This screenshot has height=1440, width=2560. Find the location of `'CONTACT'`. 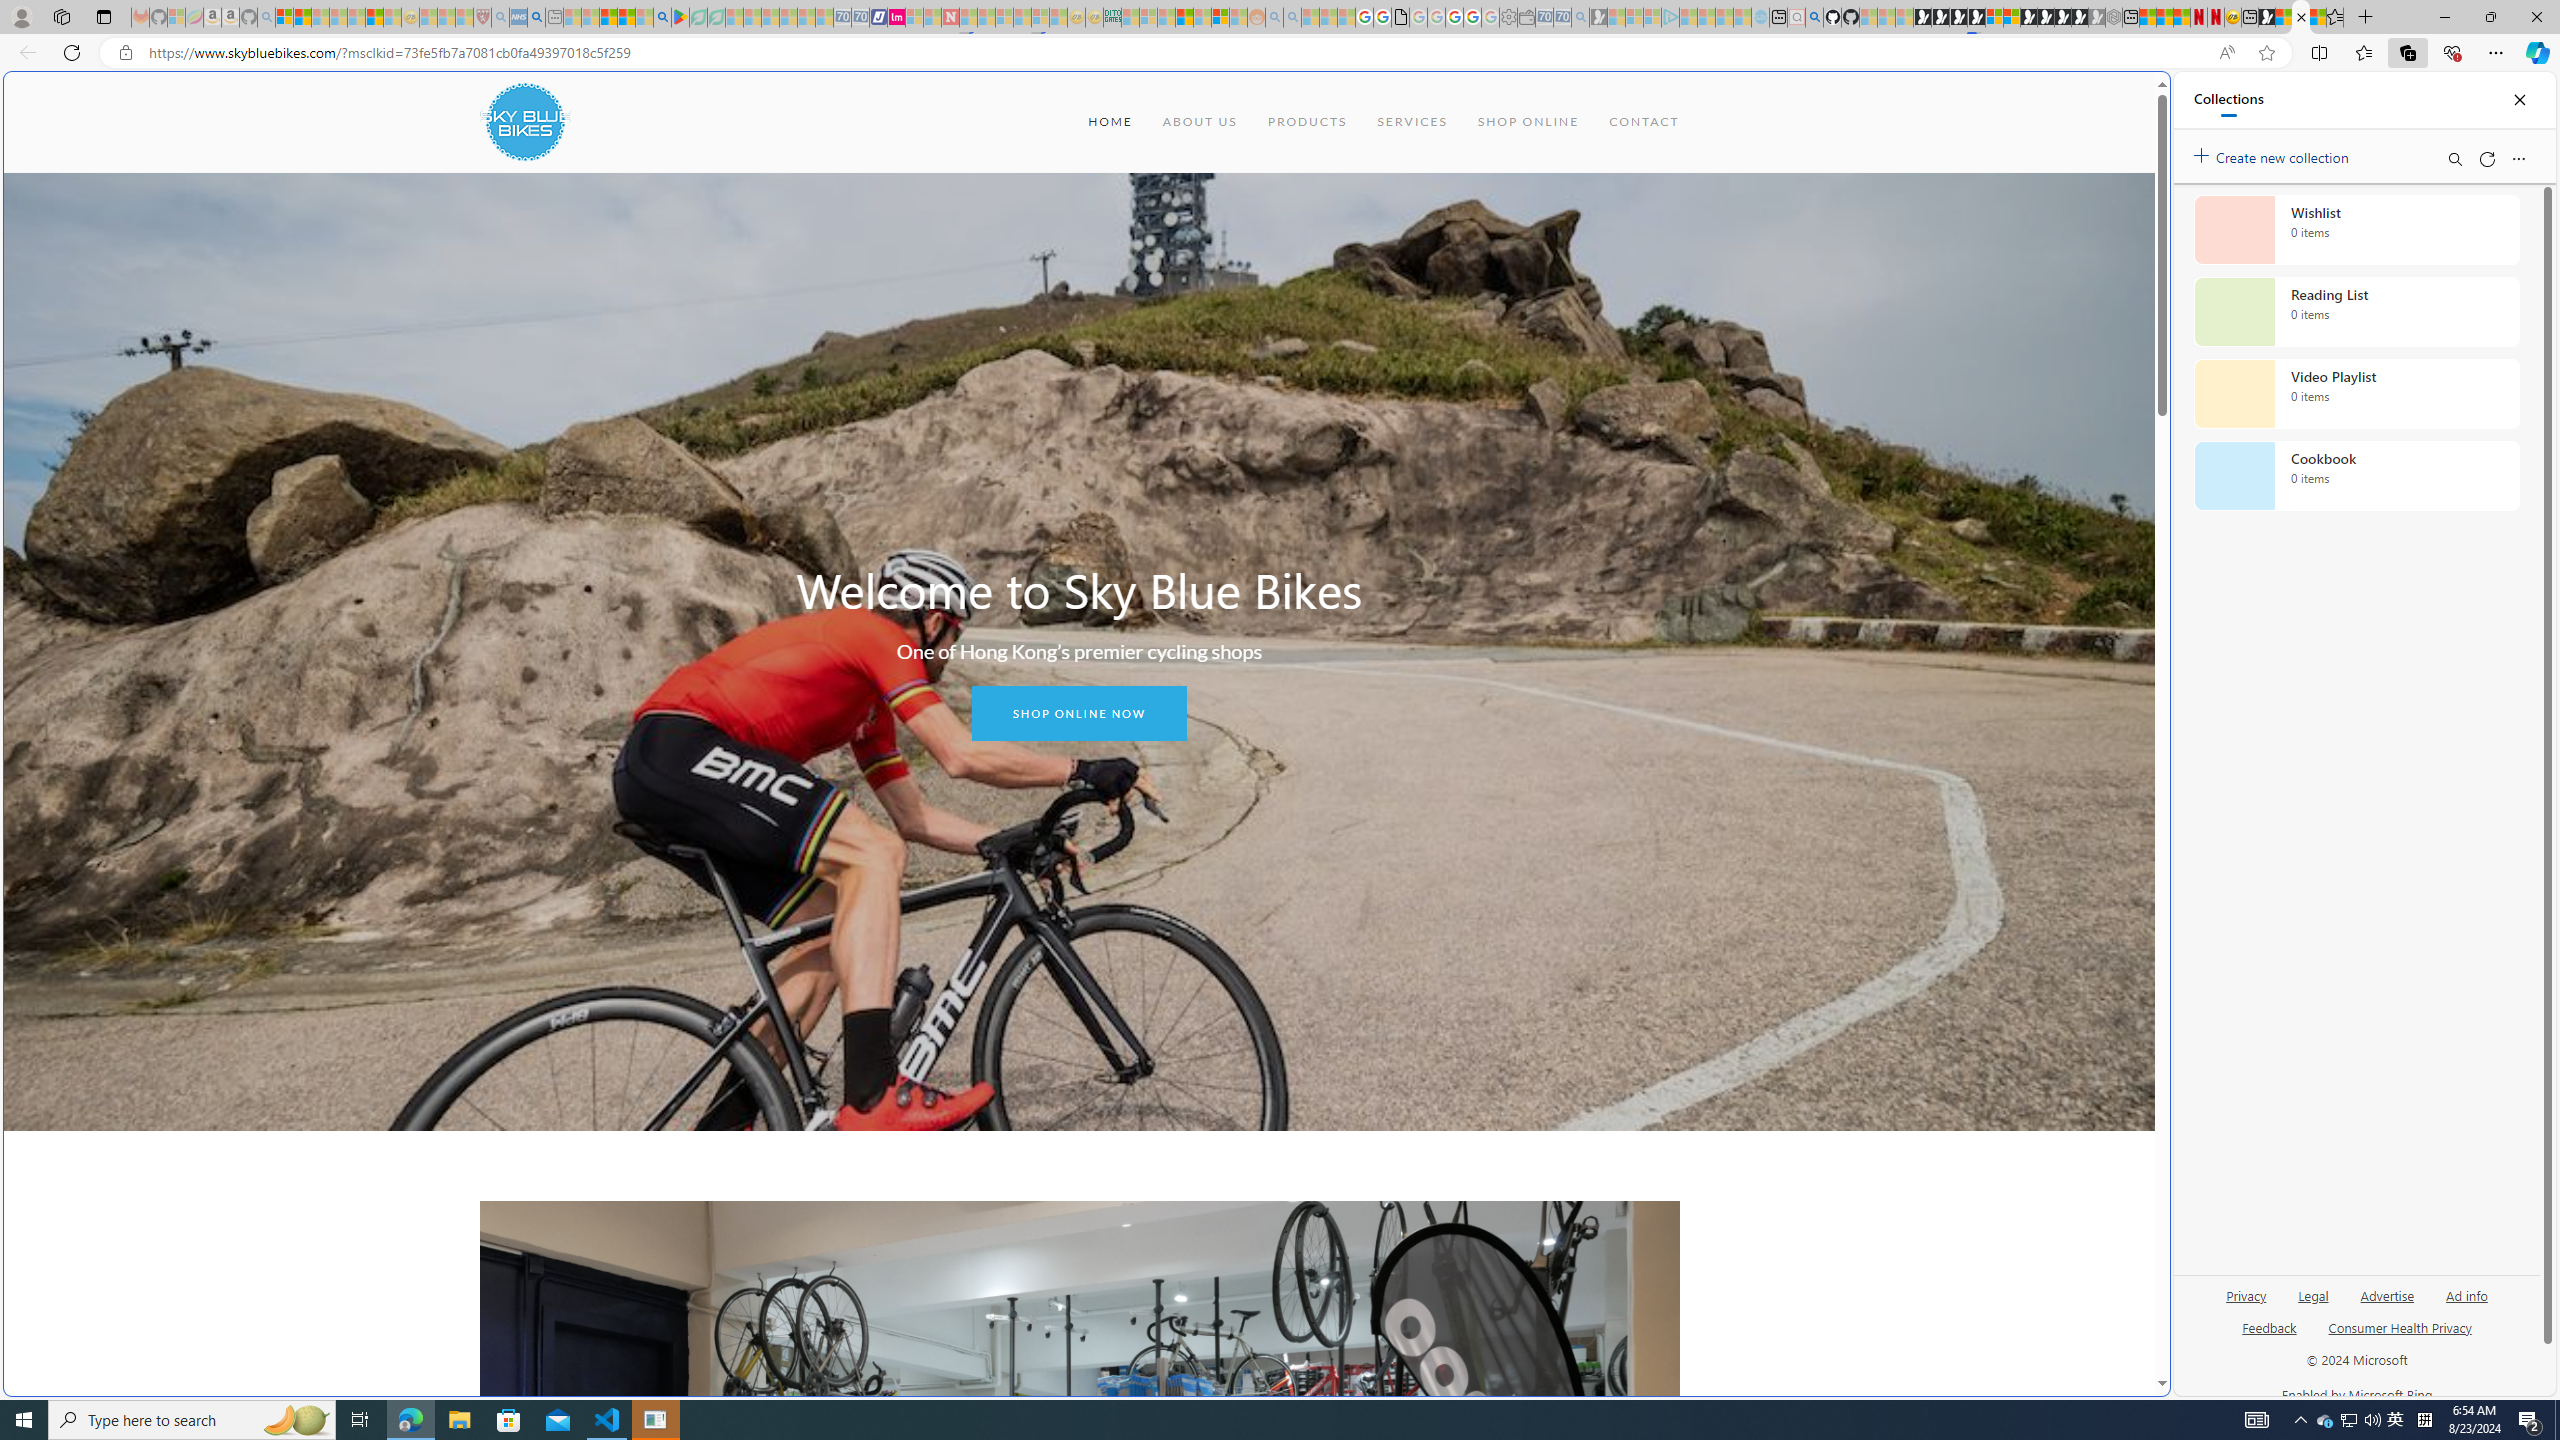

'CONTACT' is located at coordinates (1643, 120).